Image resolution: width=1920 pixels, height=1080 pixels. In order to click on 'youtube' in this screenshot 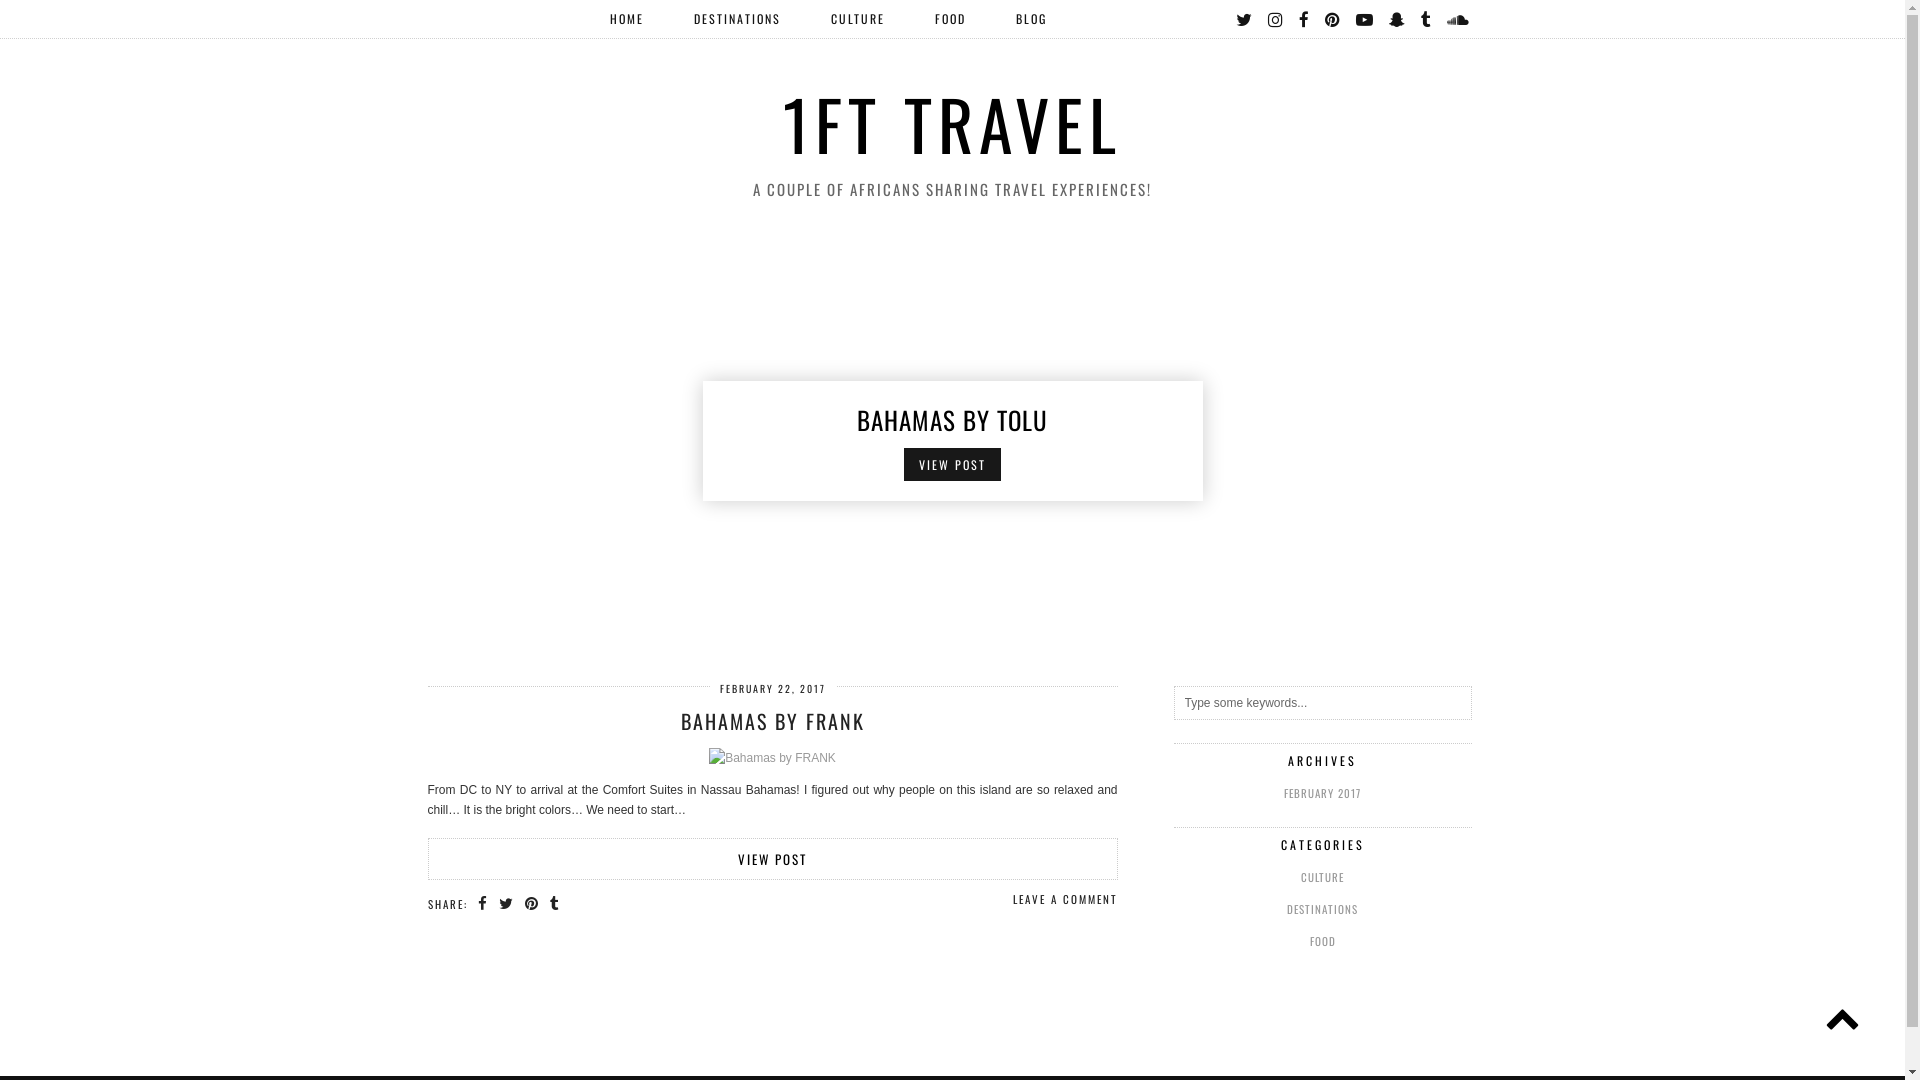, I will do `click(1364, 19)`.